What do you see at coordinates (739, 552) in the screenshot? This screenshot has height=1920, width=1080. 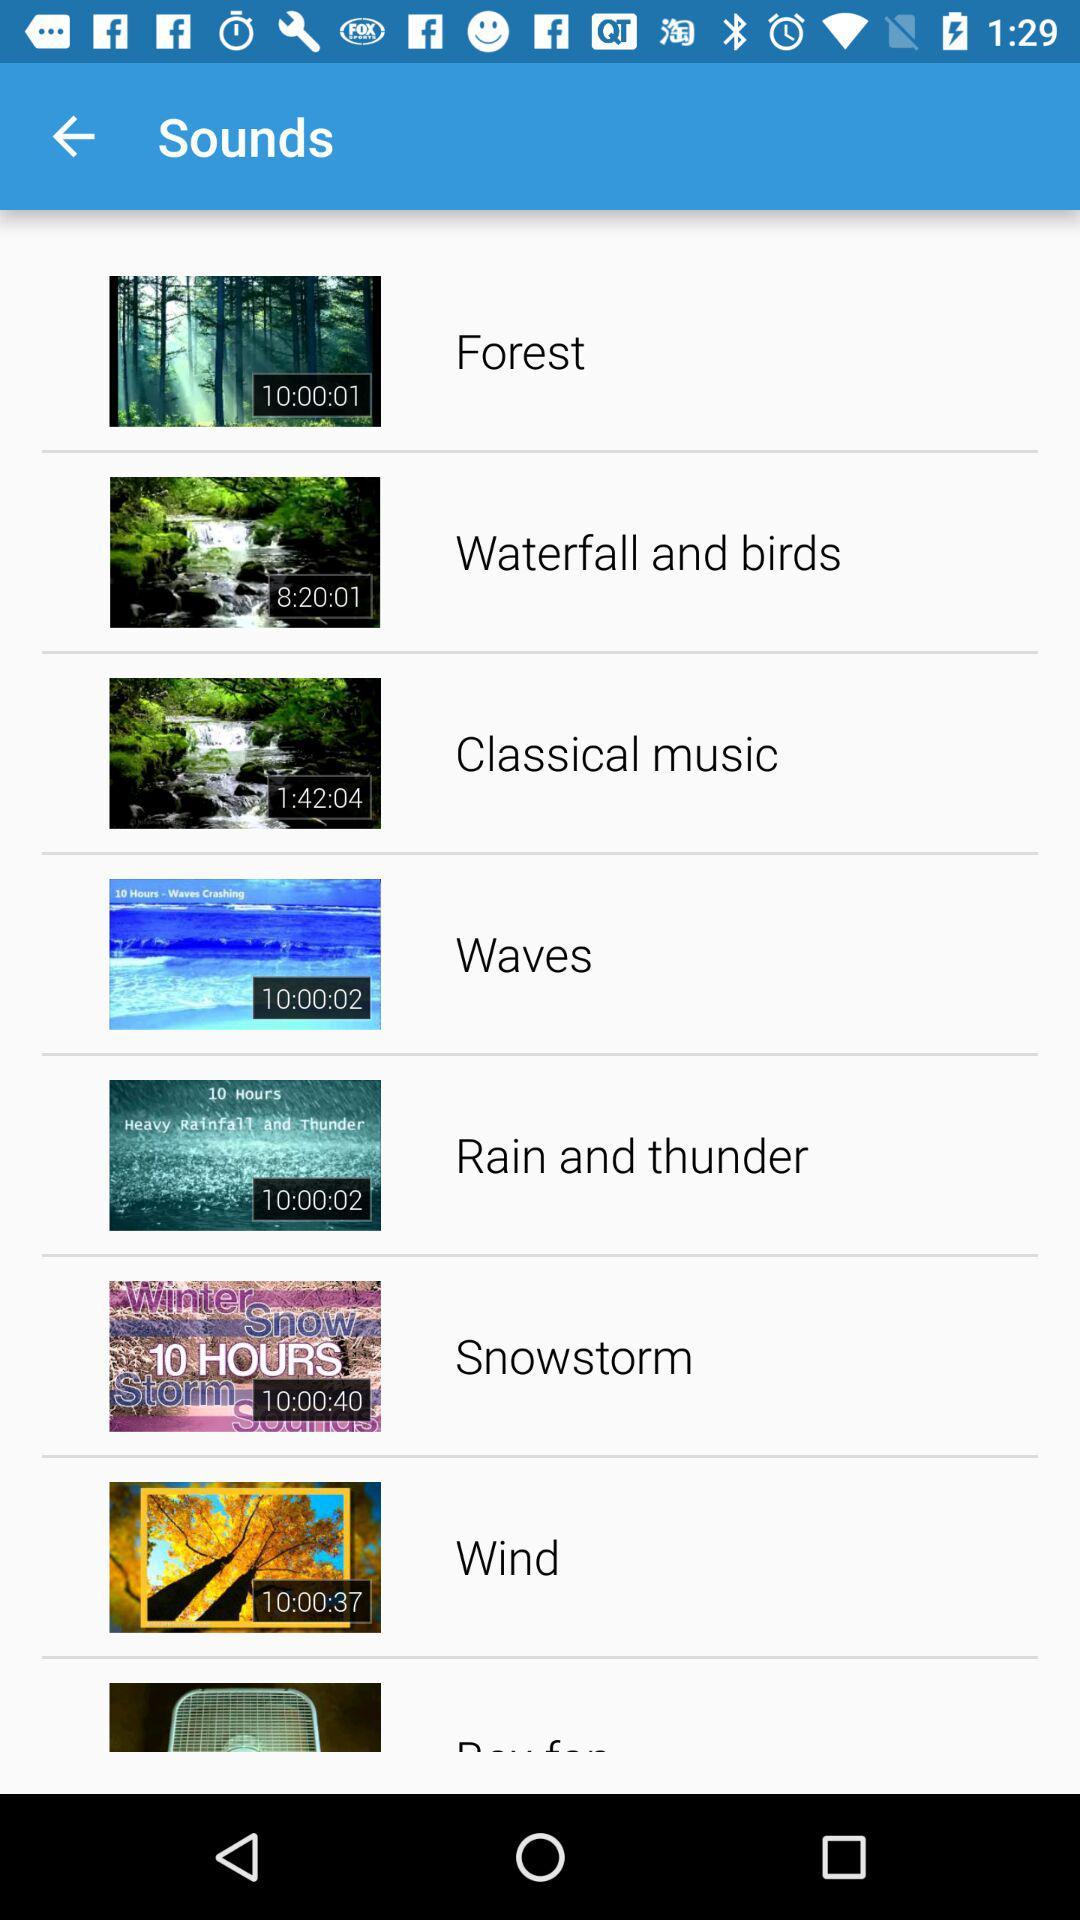 I see `app below the forest` at bounding box center [739, 552].